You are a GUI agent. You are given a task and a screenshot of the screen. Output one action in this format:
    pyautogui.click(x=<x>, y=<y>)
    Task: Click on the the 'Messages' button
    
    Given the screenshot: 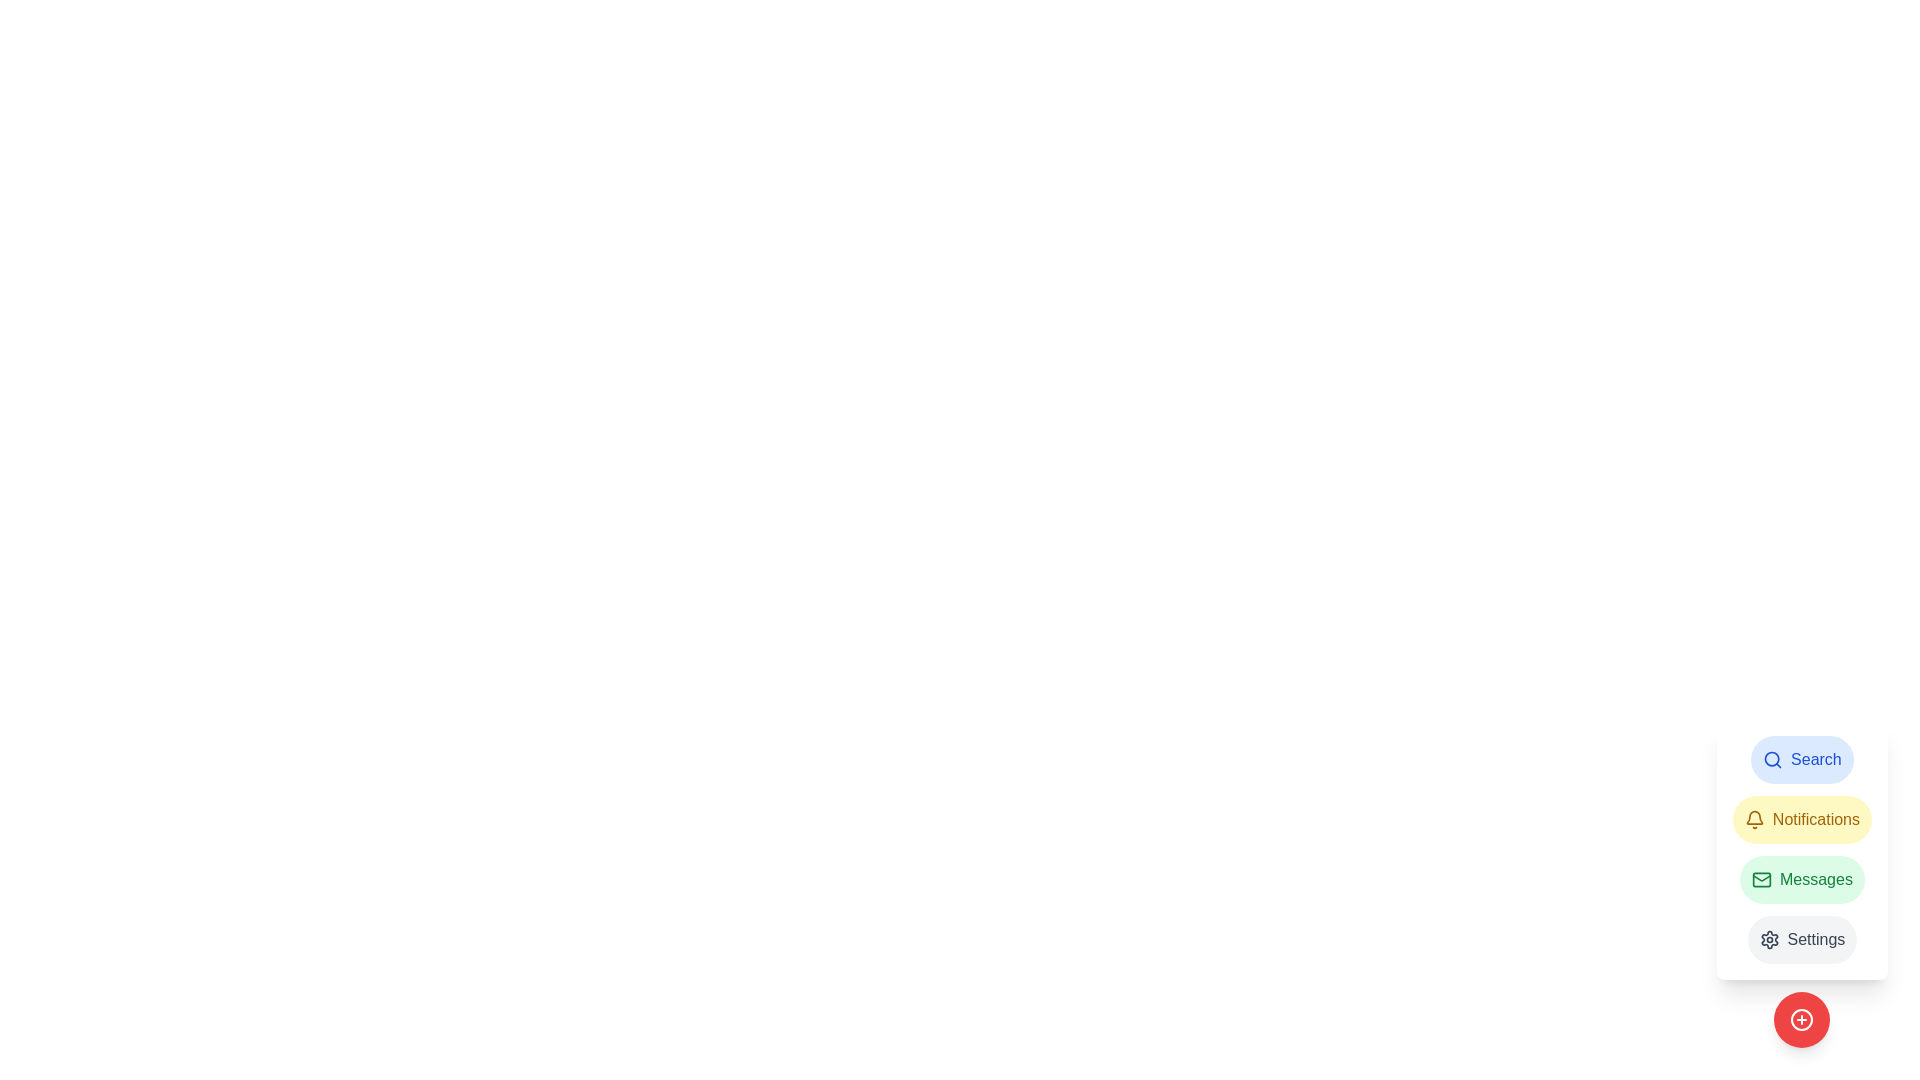 What is the action you would take?
    pyautogui.click(x=1802, y=882)
    